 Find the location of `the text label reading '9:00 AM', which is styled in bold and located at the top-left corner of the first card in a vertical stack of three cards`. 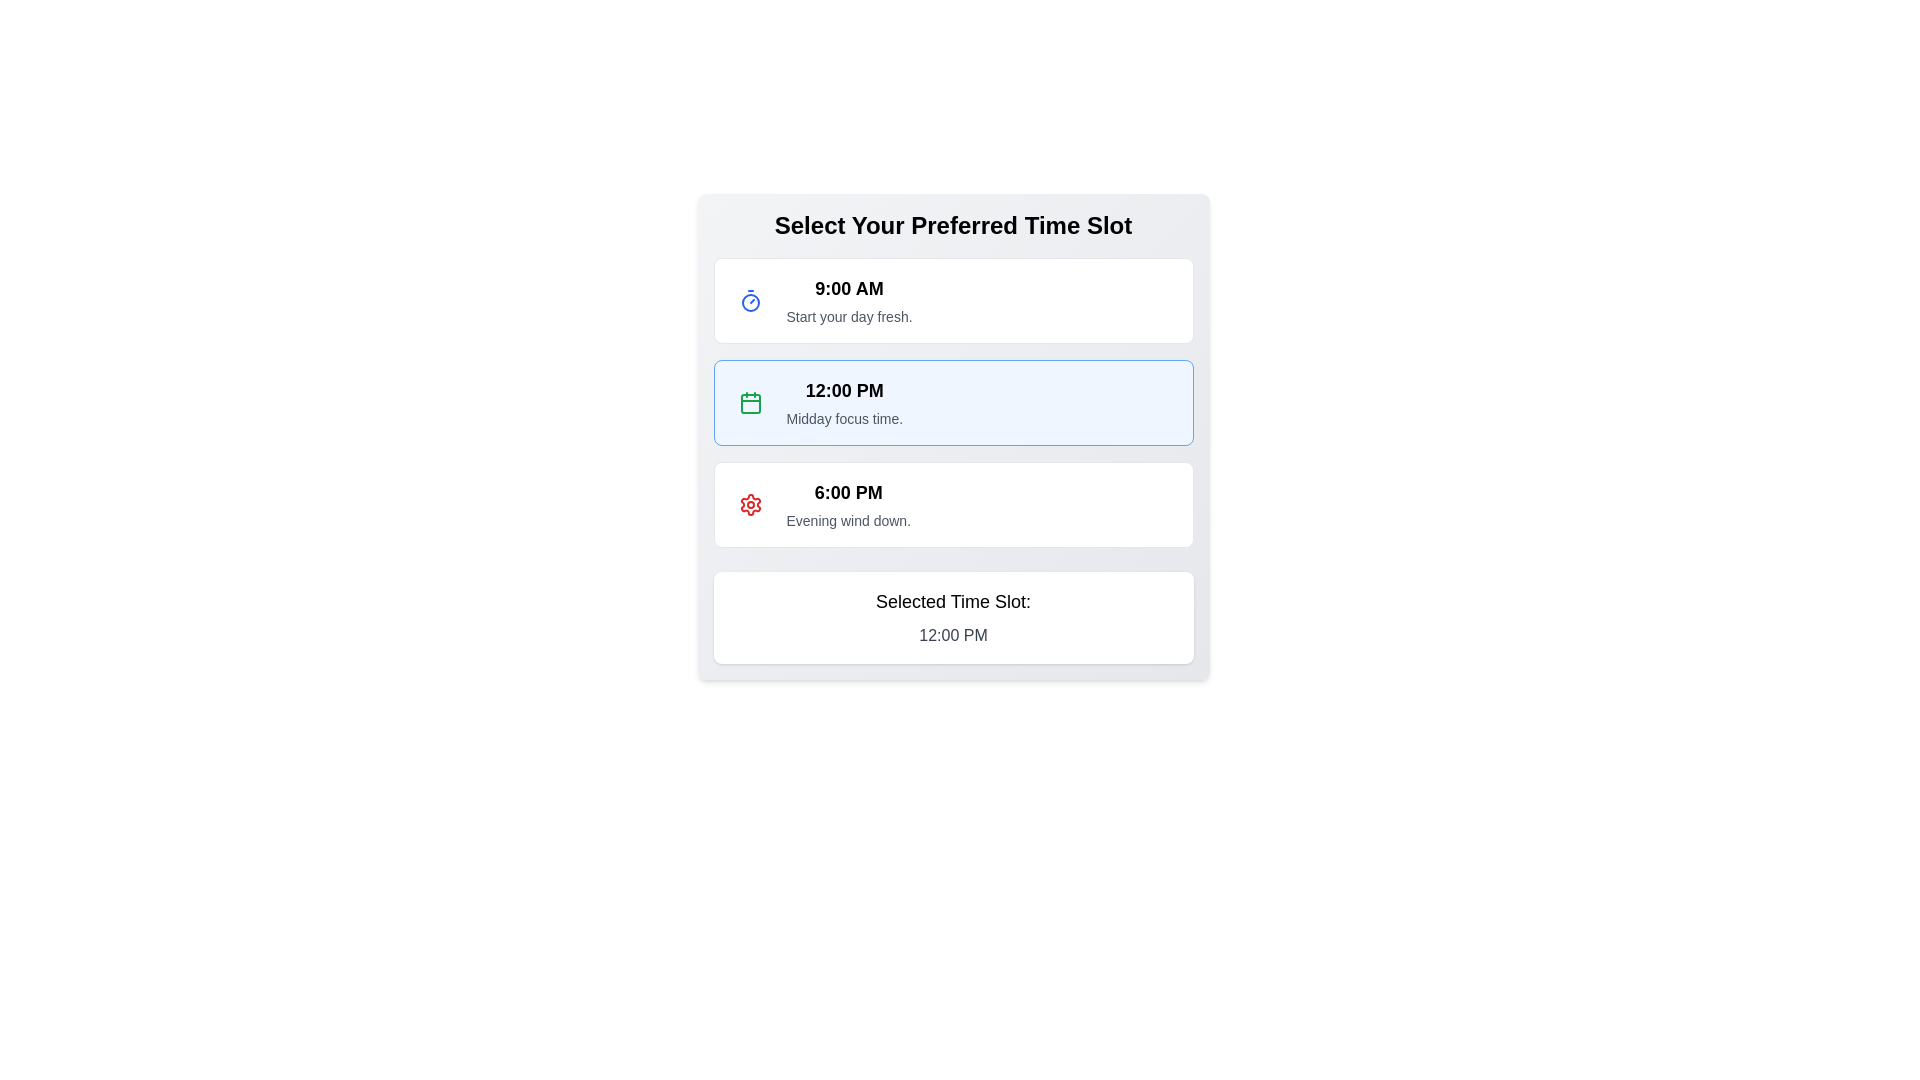

the text label reading '9:00 AM', which is styled in bold and located at the top-left corner of the first card in a vertical stack of three cards is located at coordinates (849, 289).